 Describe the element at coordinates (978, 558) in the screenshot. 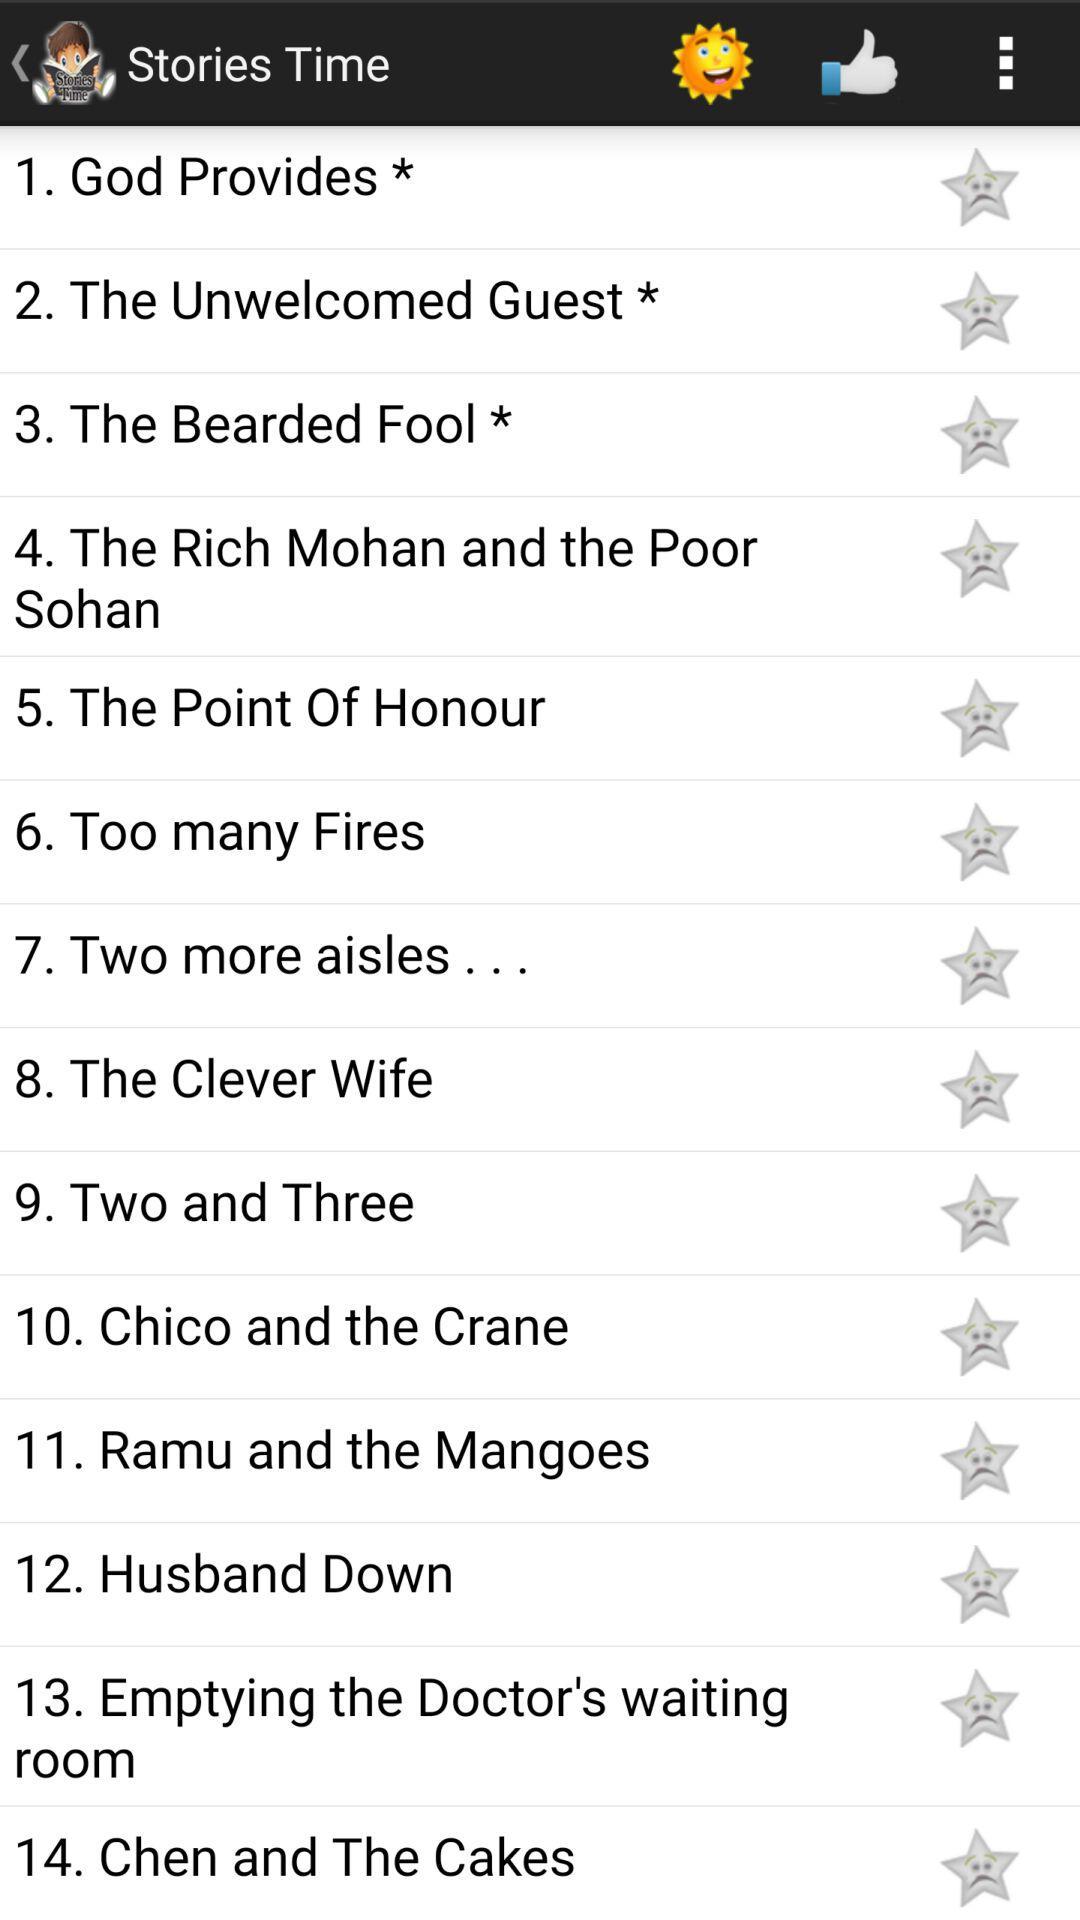

I see `bookmark` at that location.